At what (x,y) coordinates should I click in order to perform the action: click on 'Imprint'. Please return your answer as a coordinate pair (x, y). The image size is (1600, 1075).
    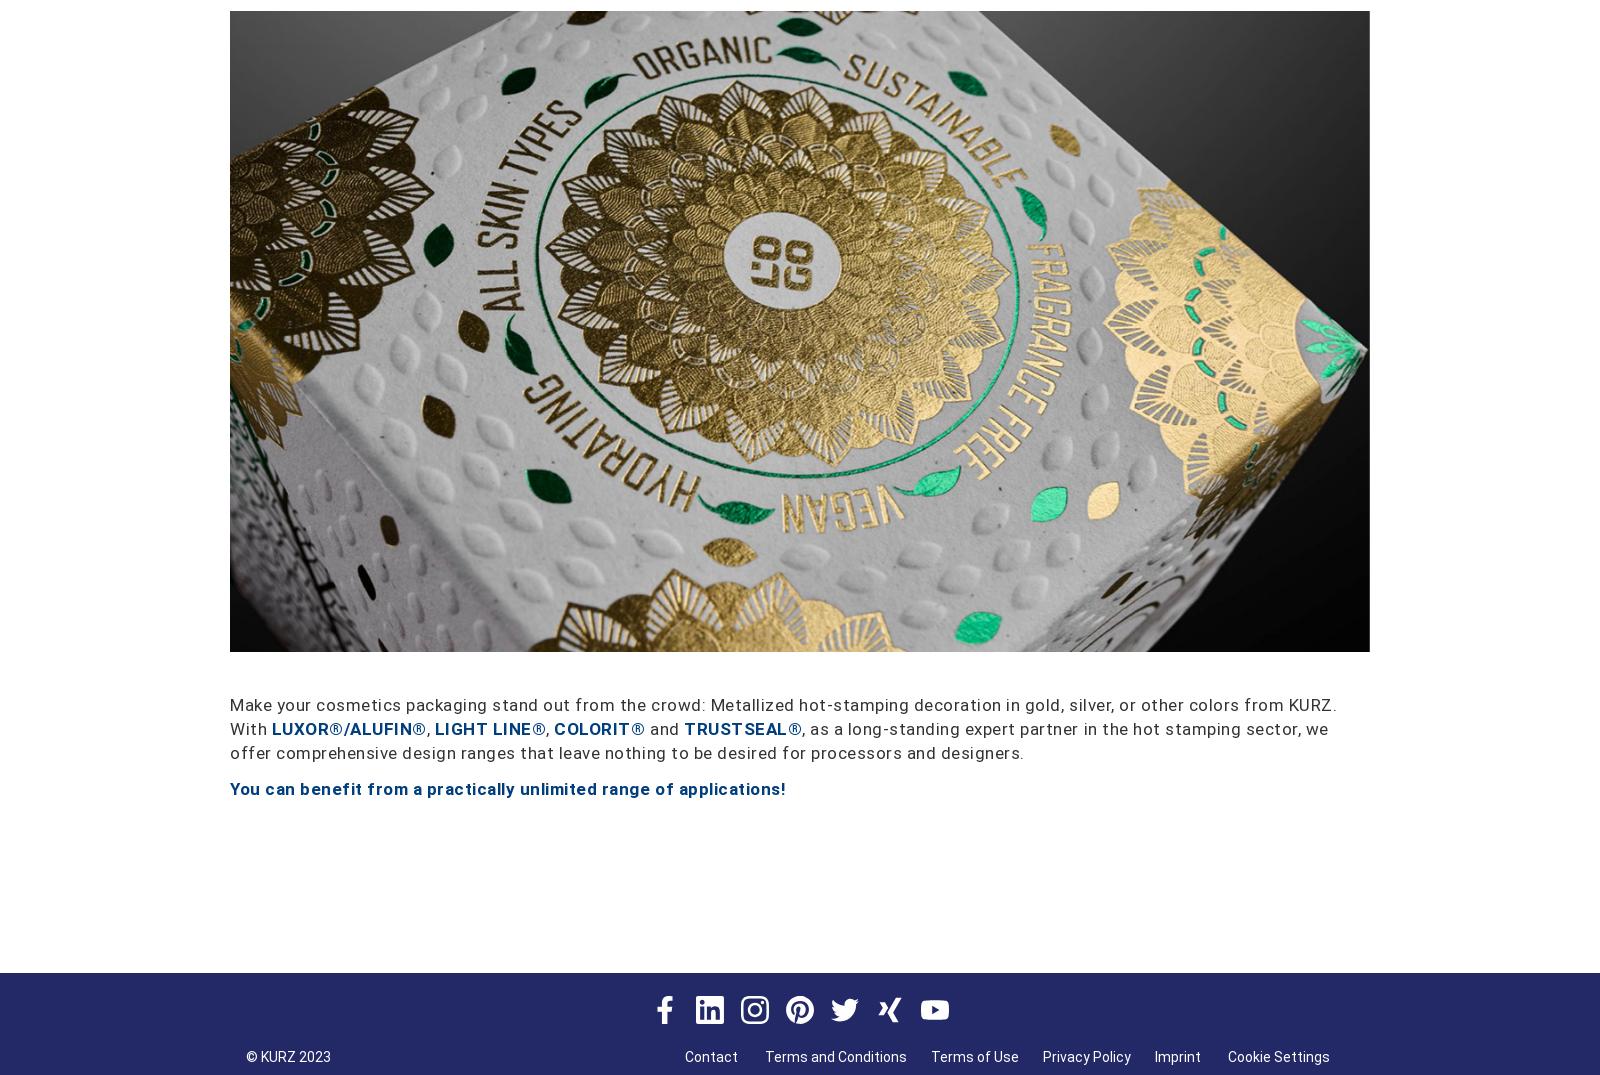
    Looking at the image, I should click on (1178, 1057).